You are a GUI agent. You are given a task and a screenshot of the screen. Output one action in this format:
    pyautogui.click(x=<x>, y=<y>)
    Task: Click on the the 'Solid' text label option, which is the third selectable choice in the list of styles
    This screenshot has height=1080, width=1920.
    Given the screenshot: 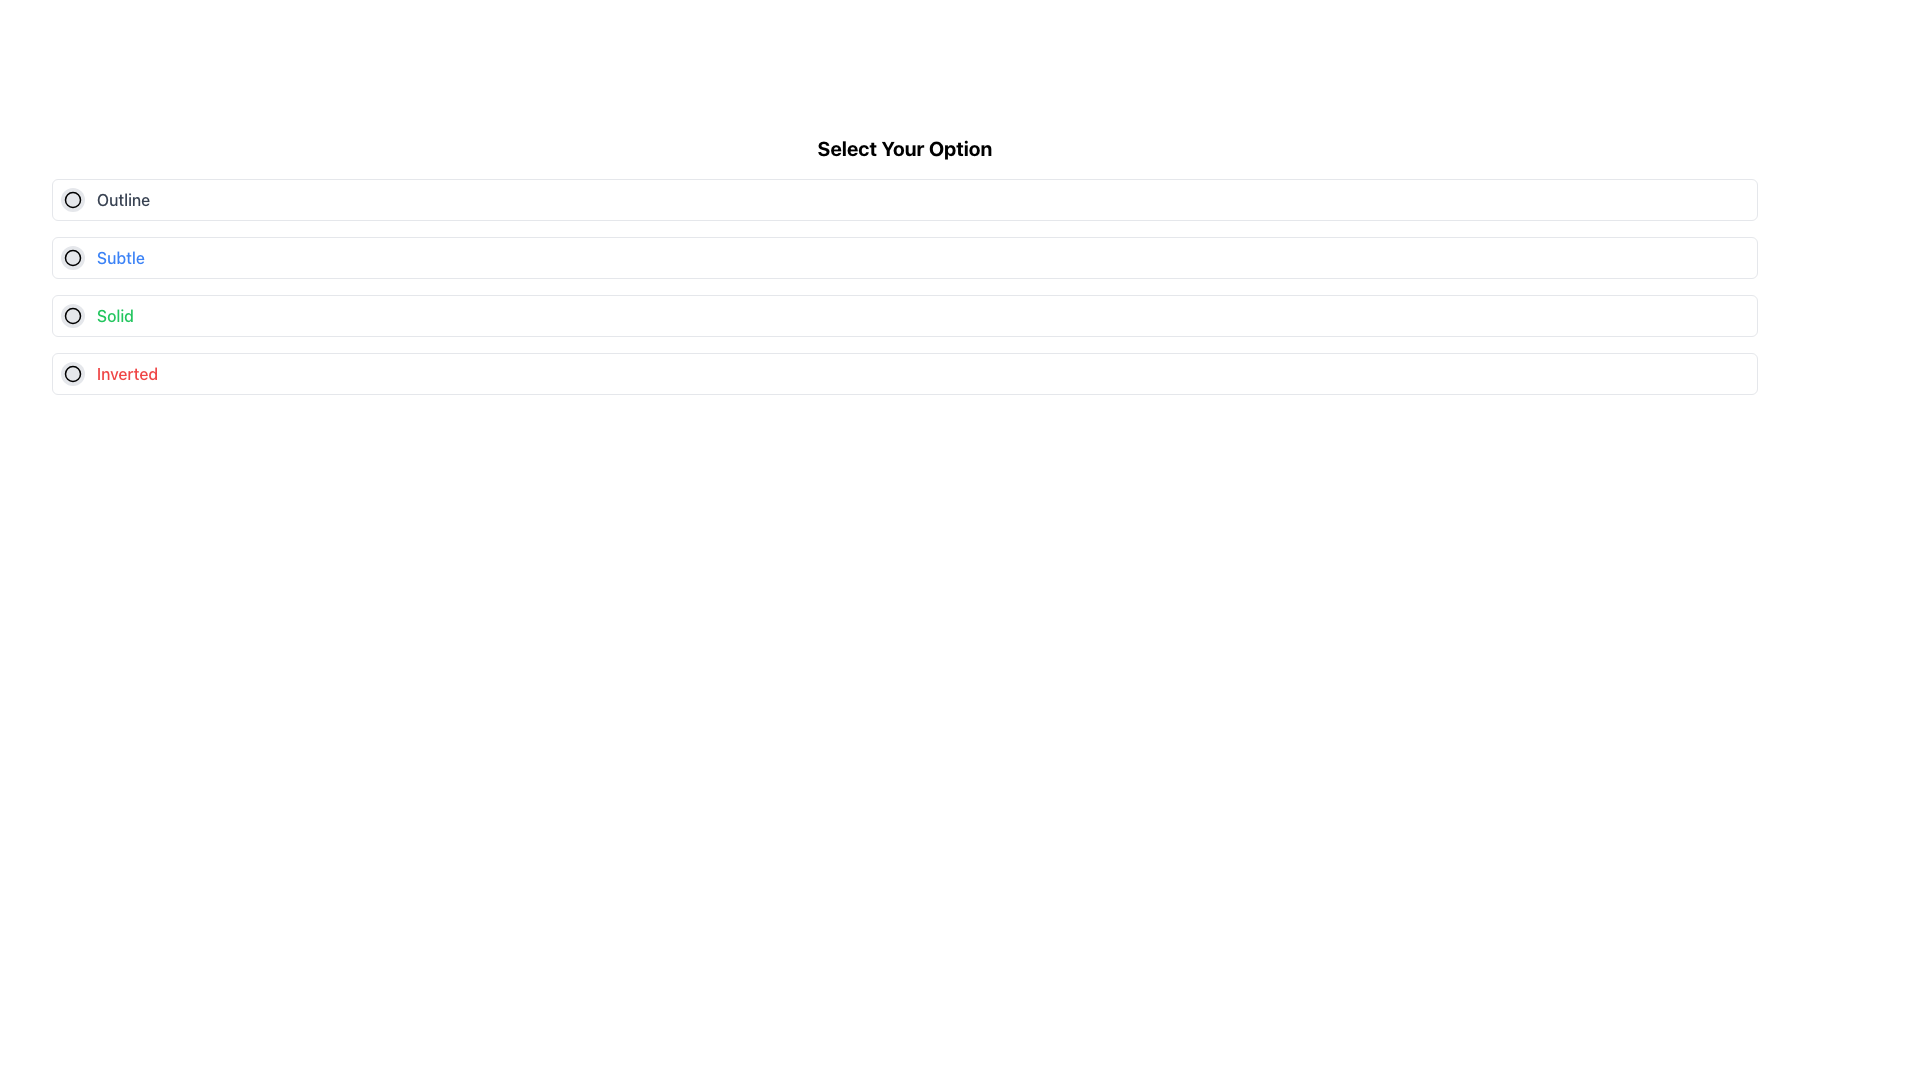 What is the action you would take?
    pyautogui.click(x=114, y=315)
    